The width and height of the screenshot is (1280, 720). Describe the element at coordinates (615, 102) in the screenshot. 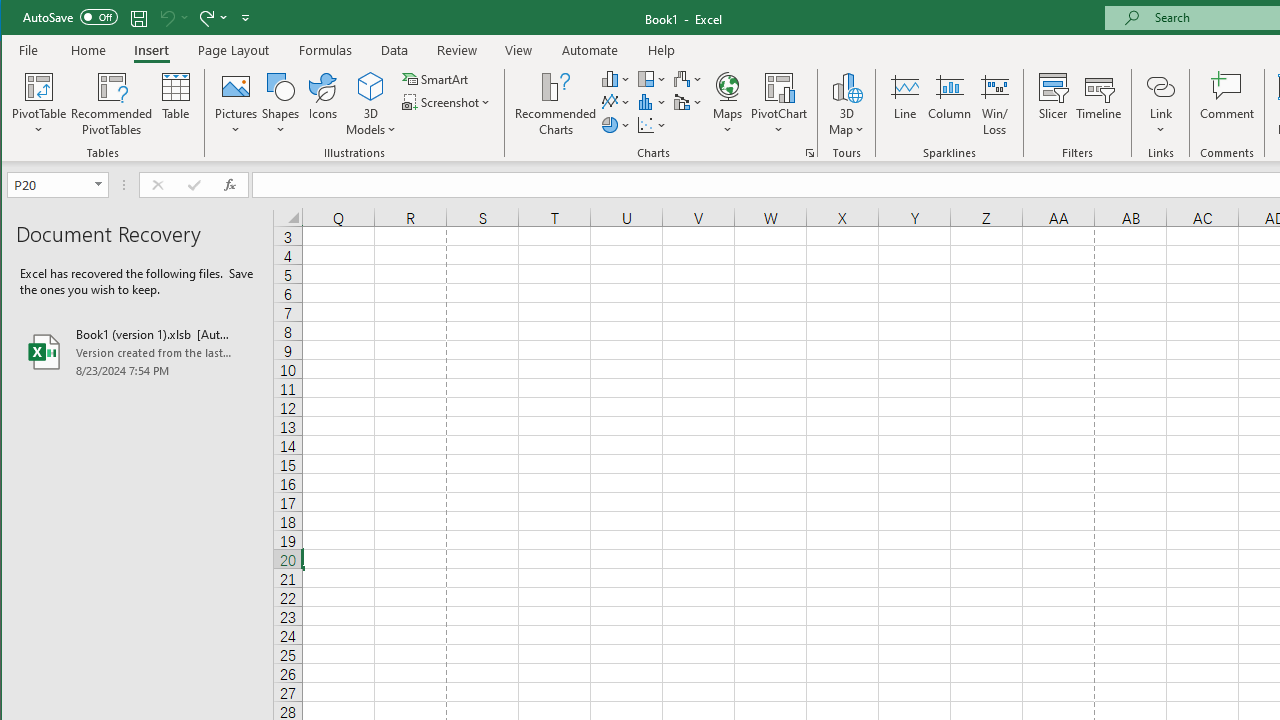

I see `'Insert Line or Area Chart'` at that location.